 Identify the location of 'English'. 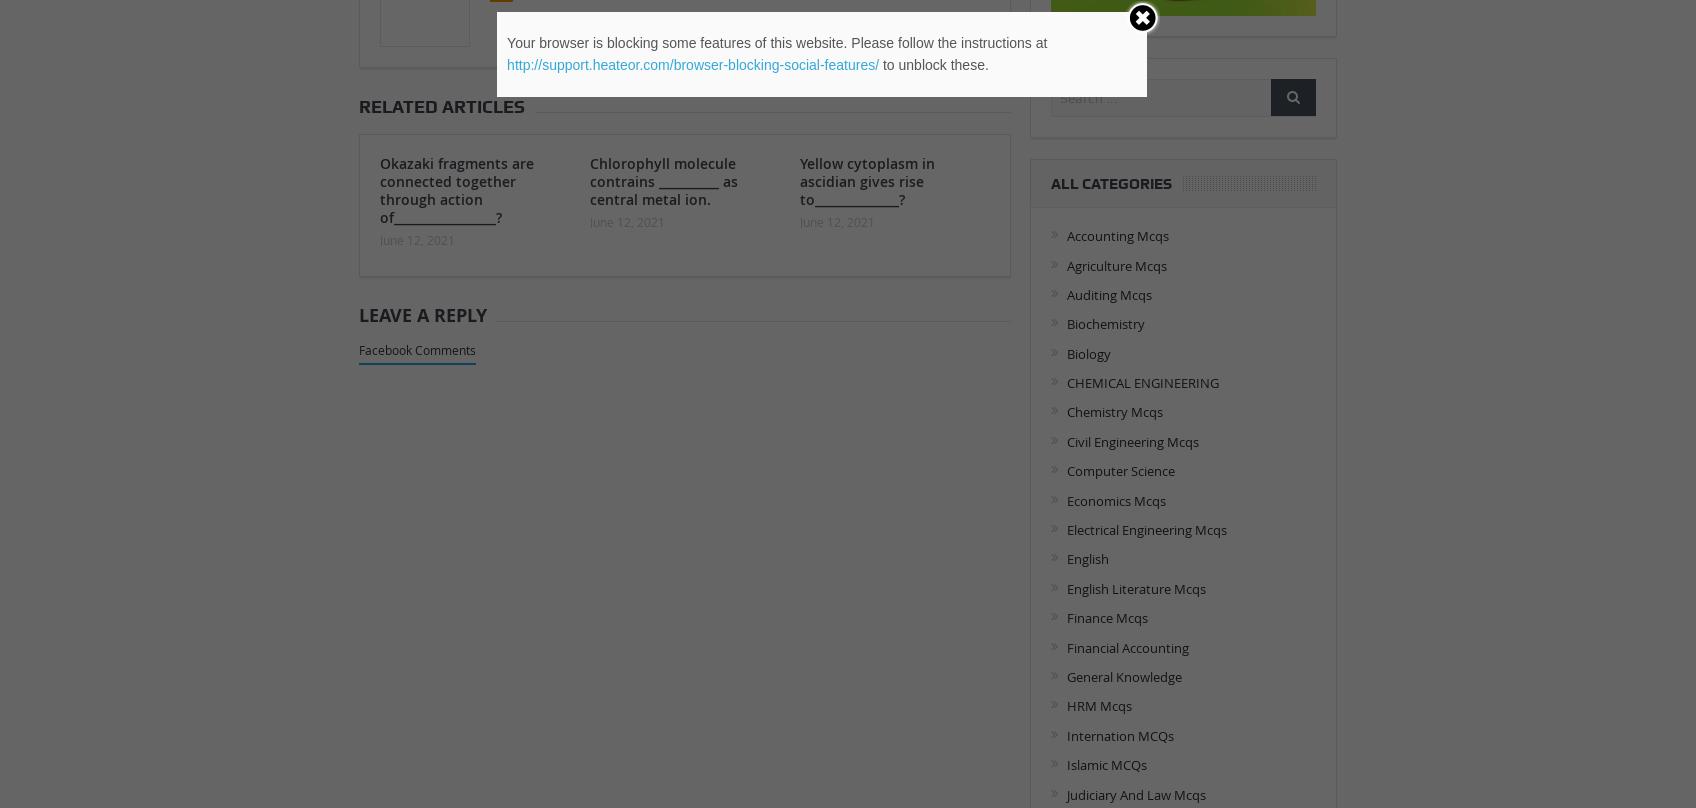
(1086, 557).